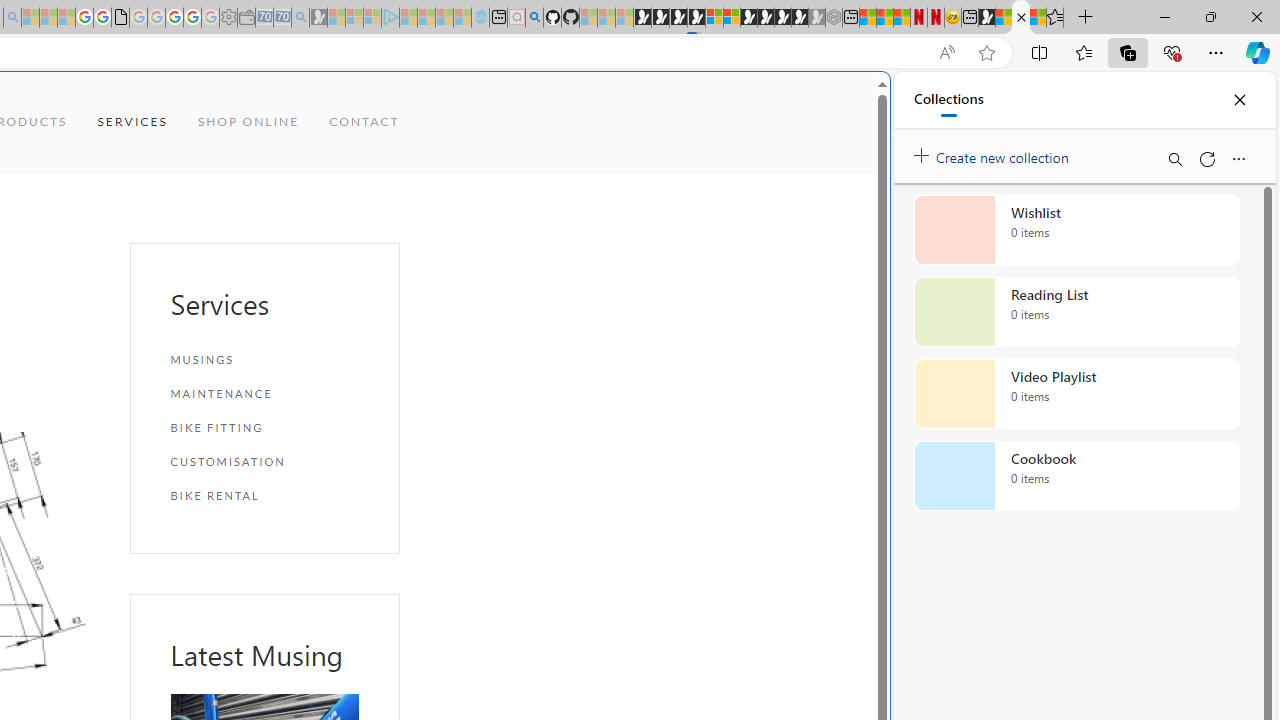 The width and height of the screenshot is (1280, 720). I want to click on 'CUSTOMISATION', so click(263, 461).